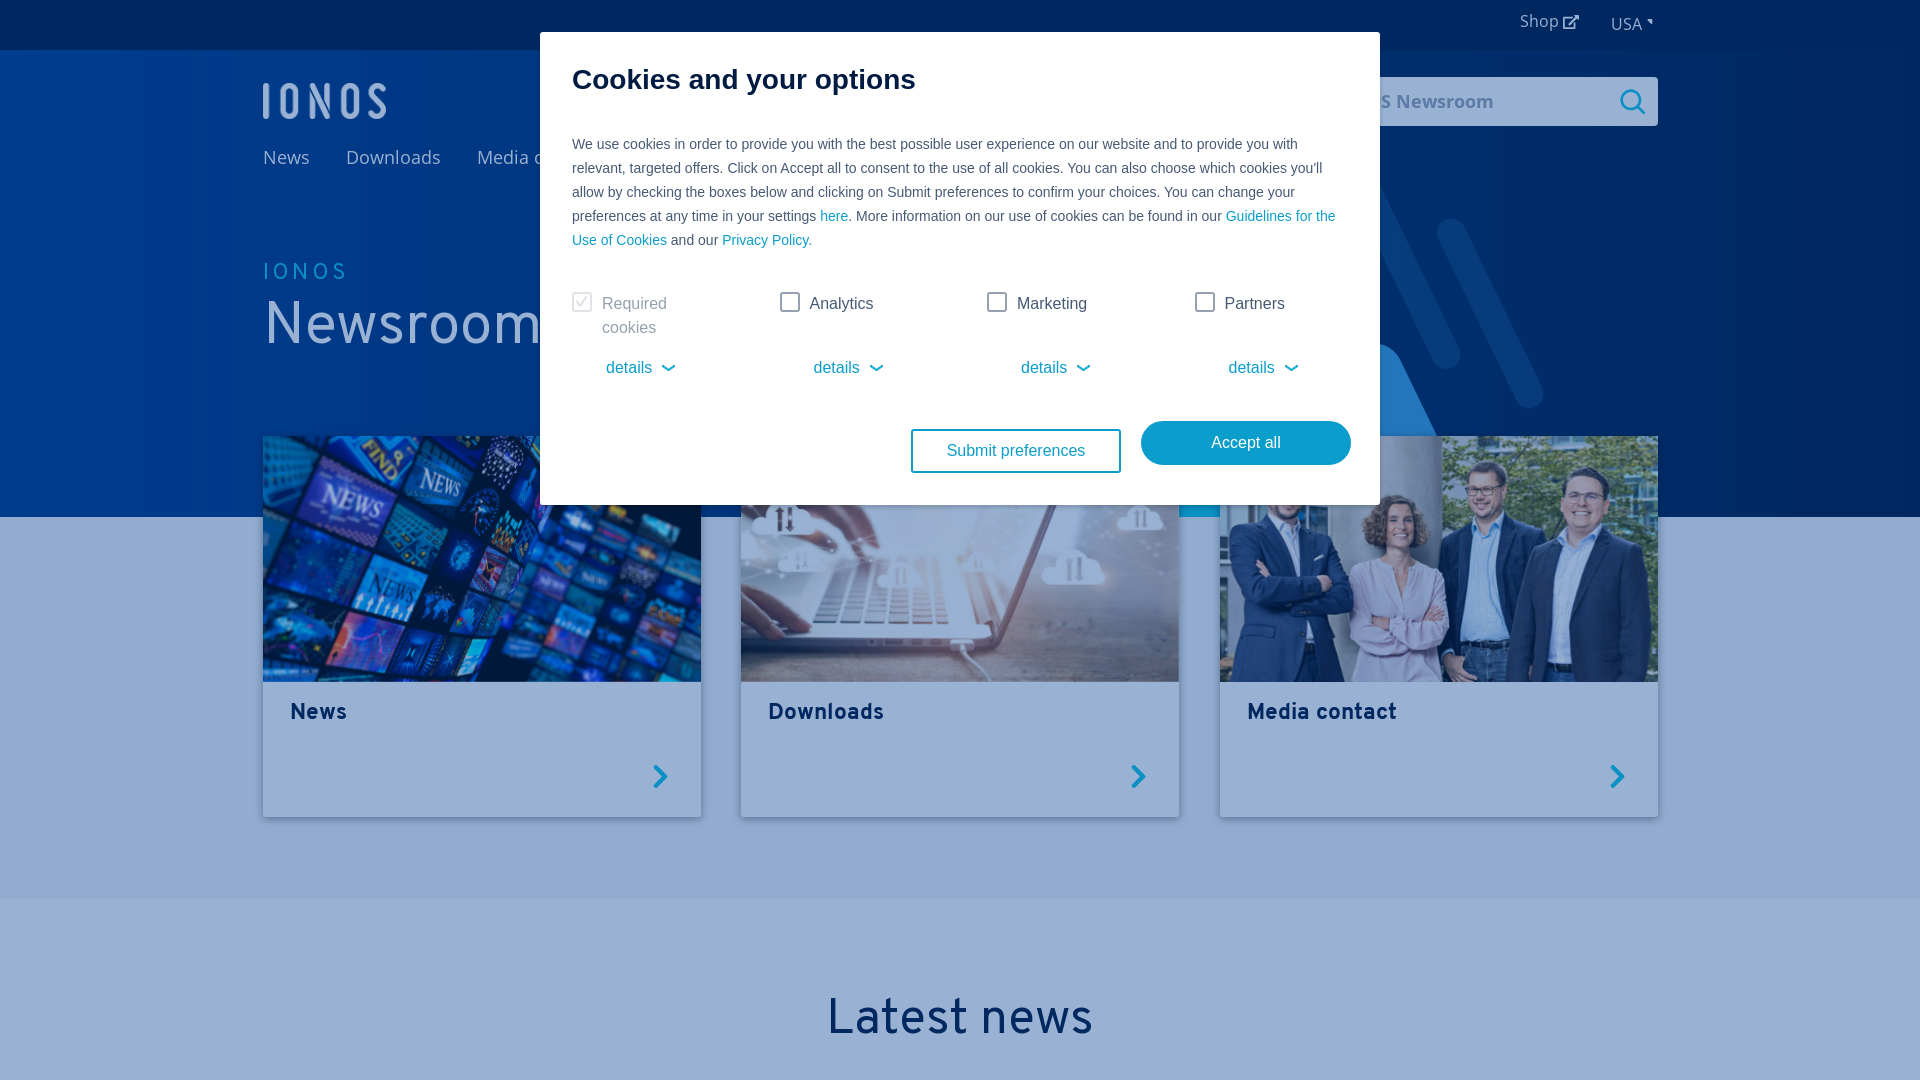  I want to click on 'Search', so click(1632, 100).